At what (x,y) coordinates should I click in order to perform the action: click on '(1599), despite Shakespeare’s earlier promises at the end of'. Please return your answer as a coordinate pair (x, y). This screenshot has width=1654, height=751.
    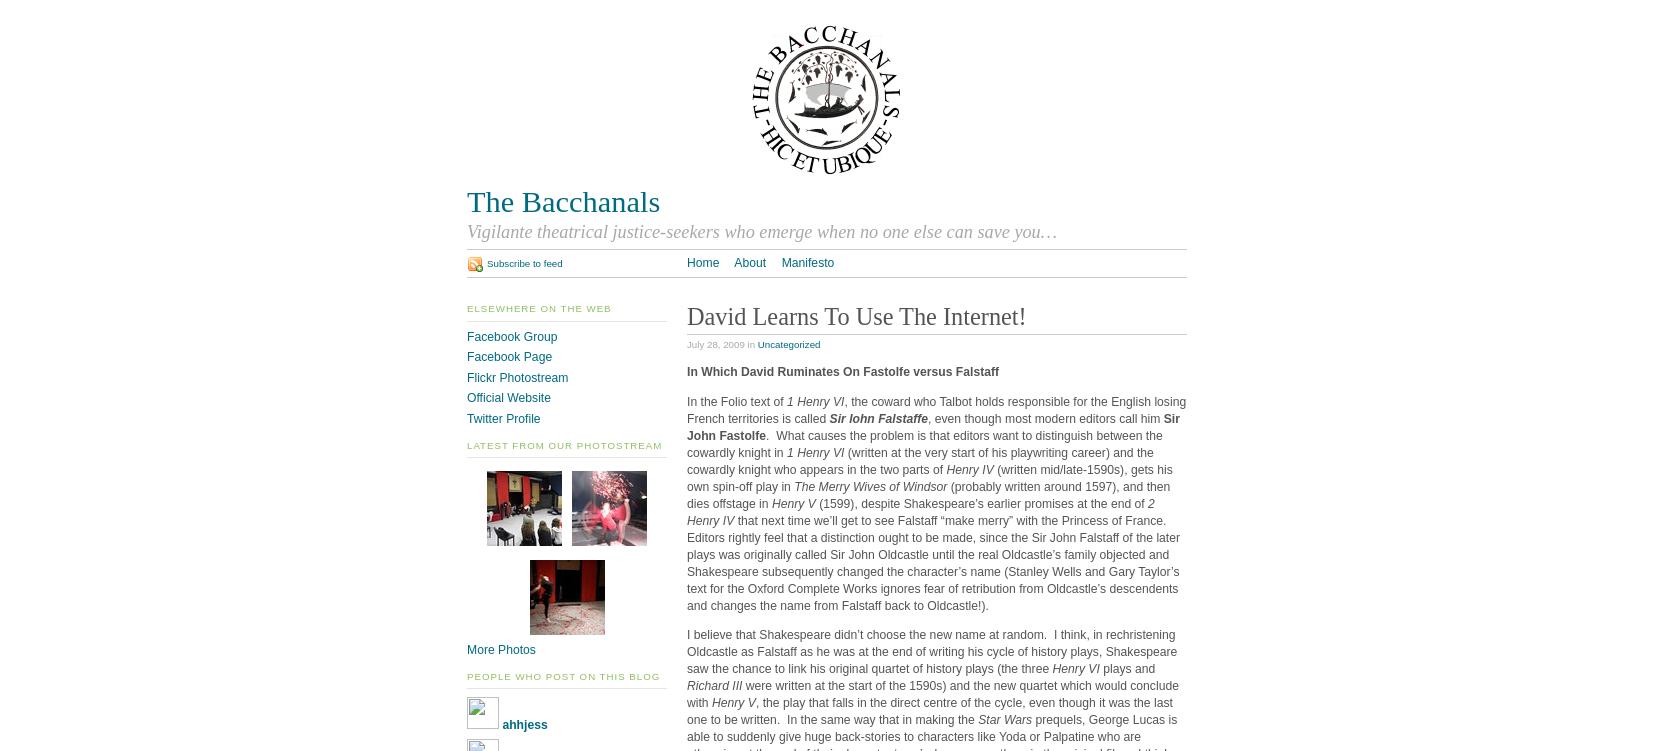
    Looking at the image, I should click on (814, 503).